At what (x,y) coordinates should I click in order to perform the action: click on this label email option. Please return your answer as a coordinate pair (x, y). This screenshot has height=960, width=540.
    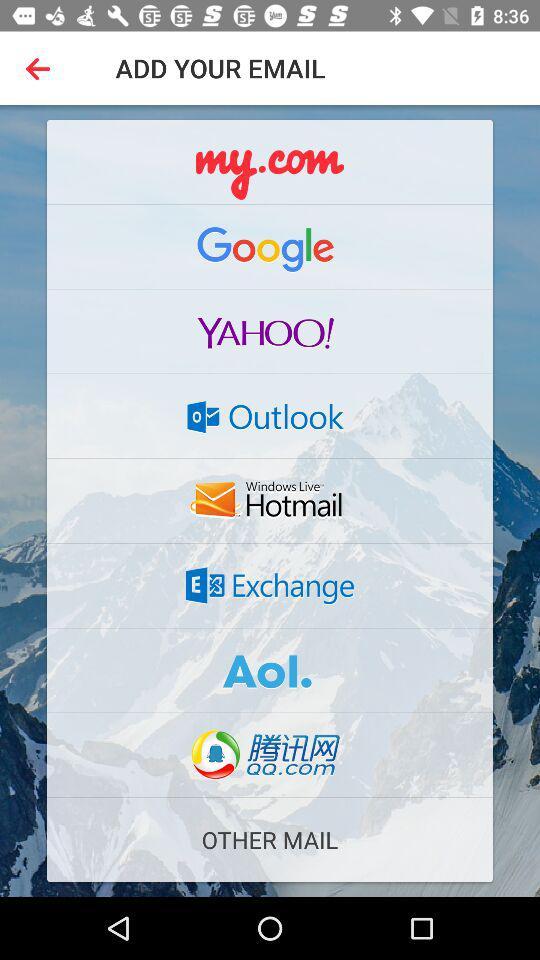
    Looking at the image, I should click on (270, 670).